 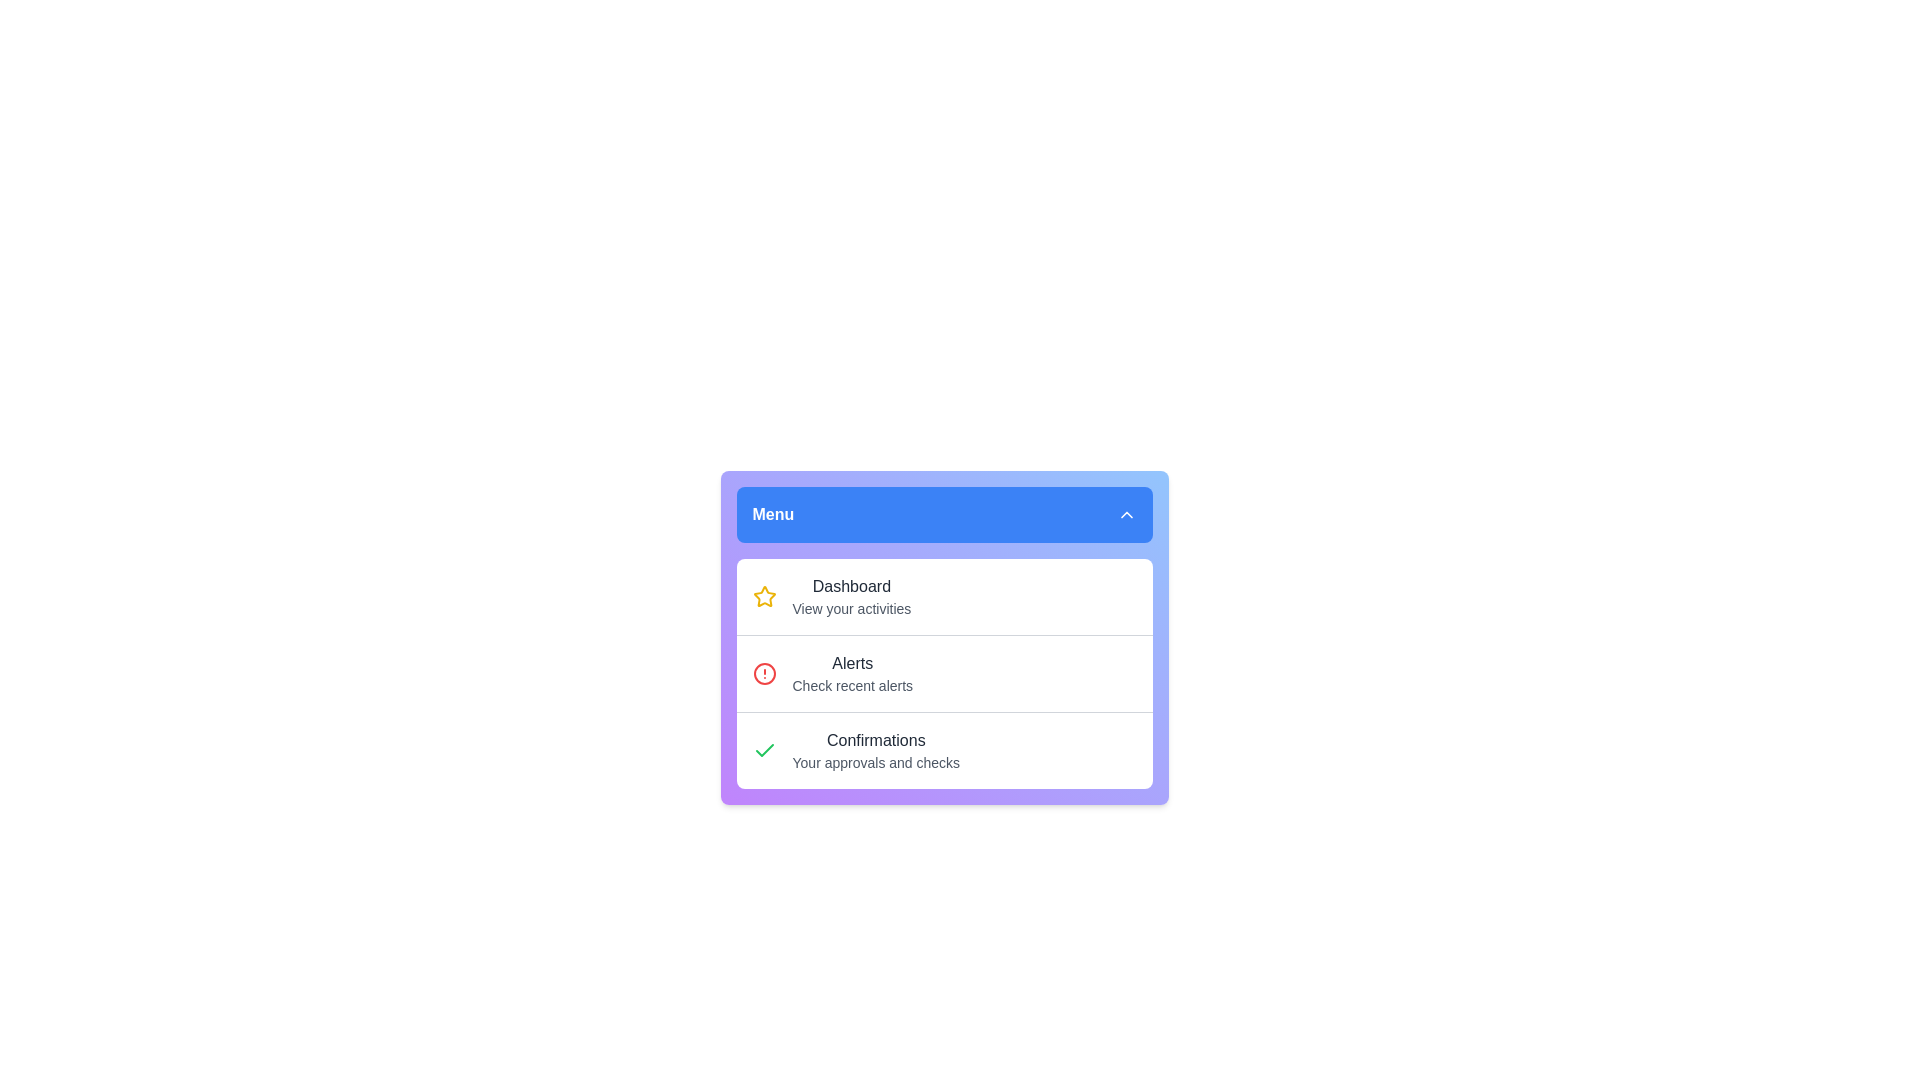 I want to click on the checkmark icon, which is styled in green and indicates a confirmation action, located in the lower-right quadrant of the layout, so click(x=763, y=750).